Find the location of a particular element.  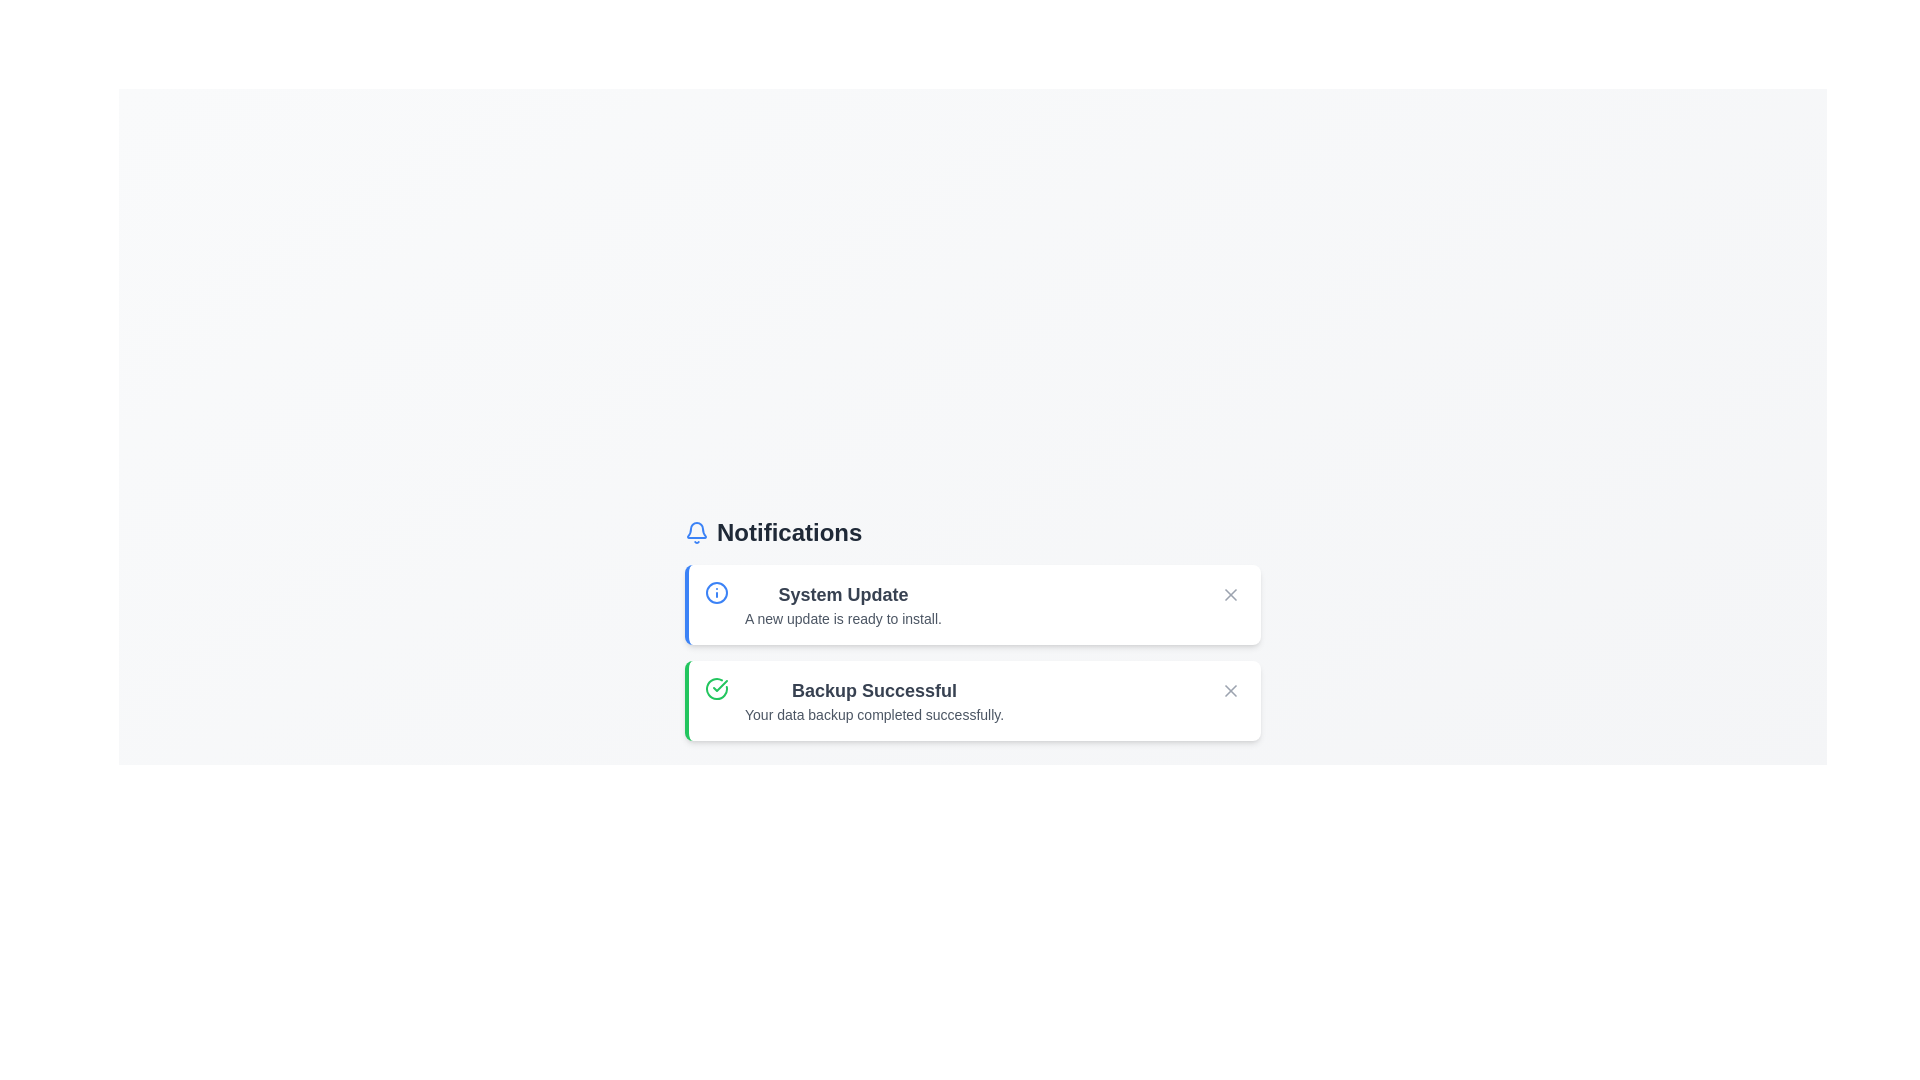

the 'x' icon button located at the far right end of the upper notification card is located at coordinates (1229, 593).